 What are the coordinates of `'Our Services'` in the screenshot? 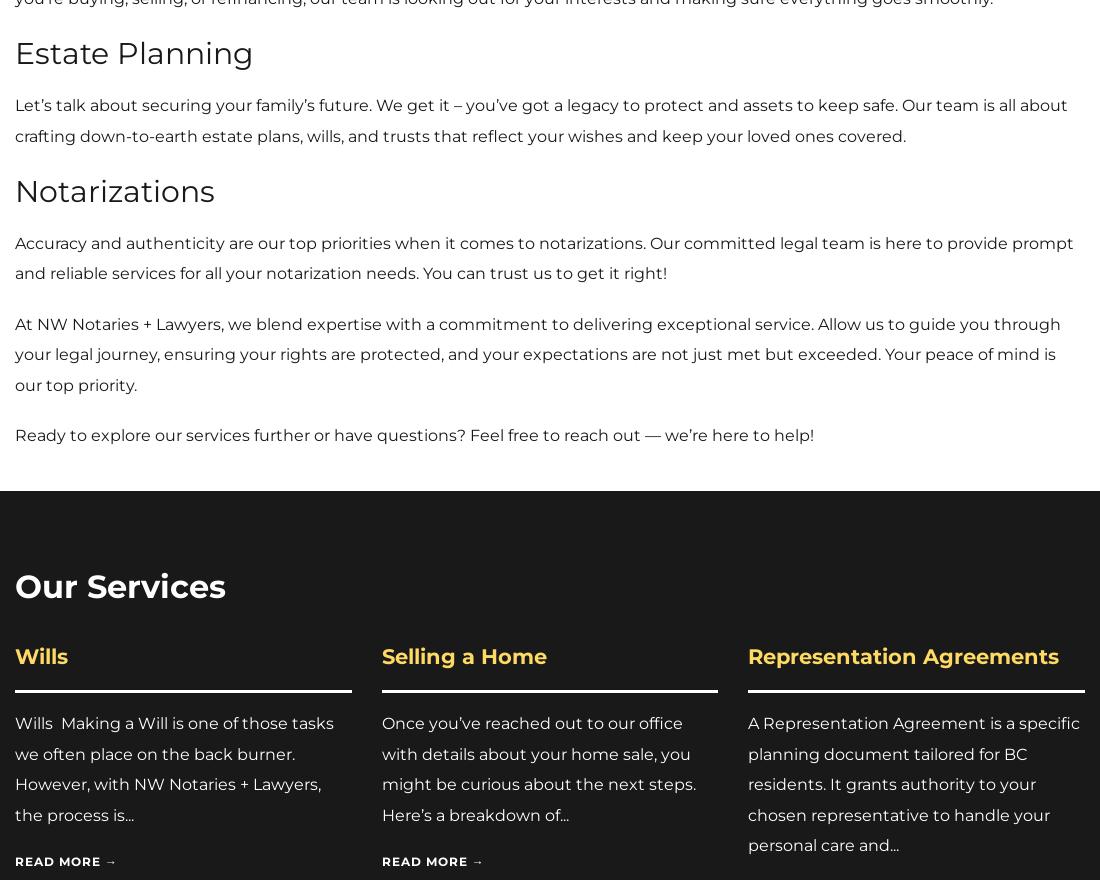 It's located at (13, 586).